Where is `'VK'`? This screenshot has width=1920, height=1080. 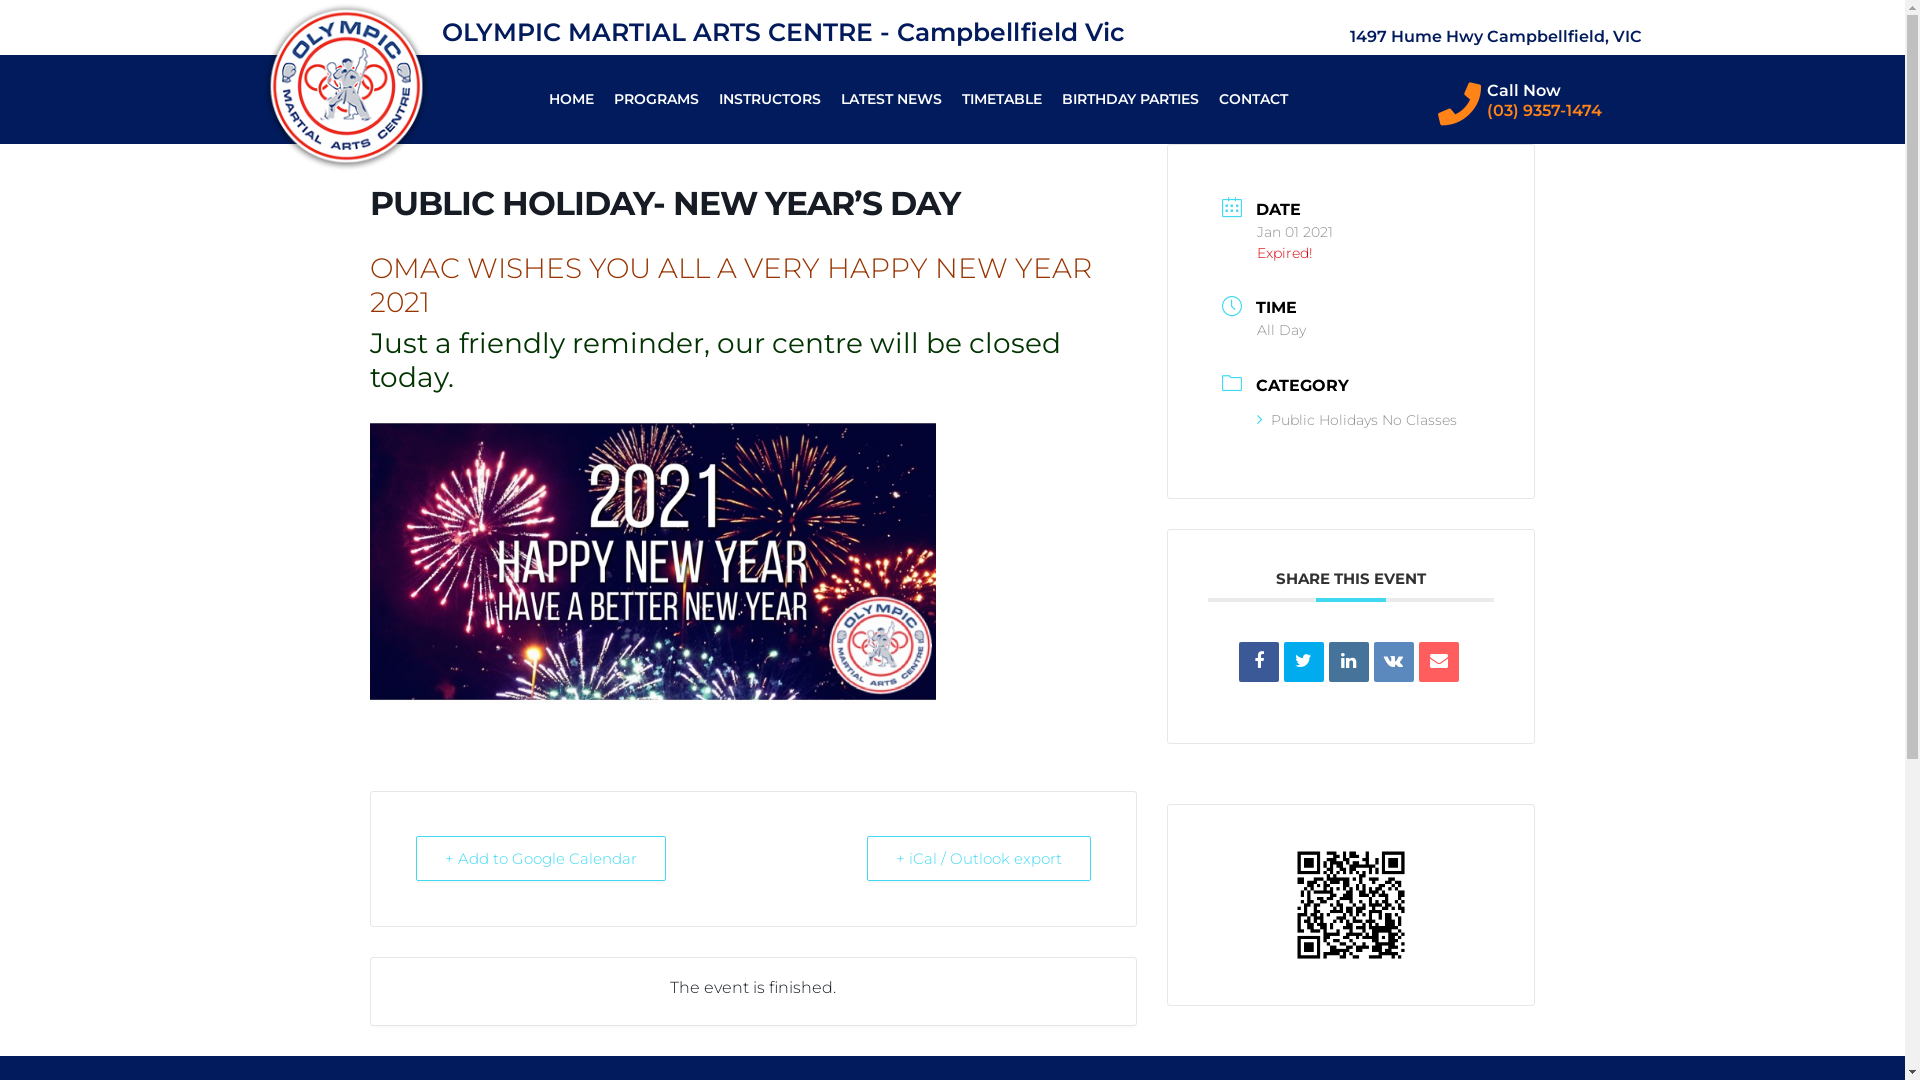 'VK' is located at coordinates (1392, 662).